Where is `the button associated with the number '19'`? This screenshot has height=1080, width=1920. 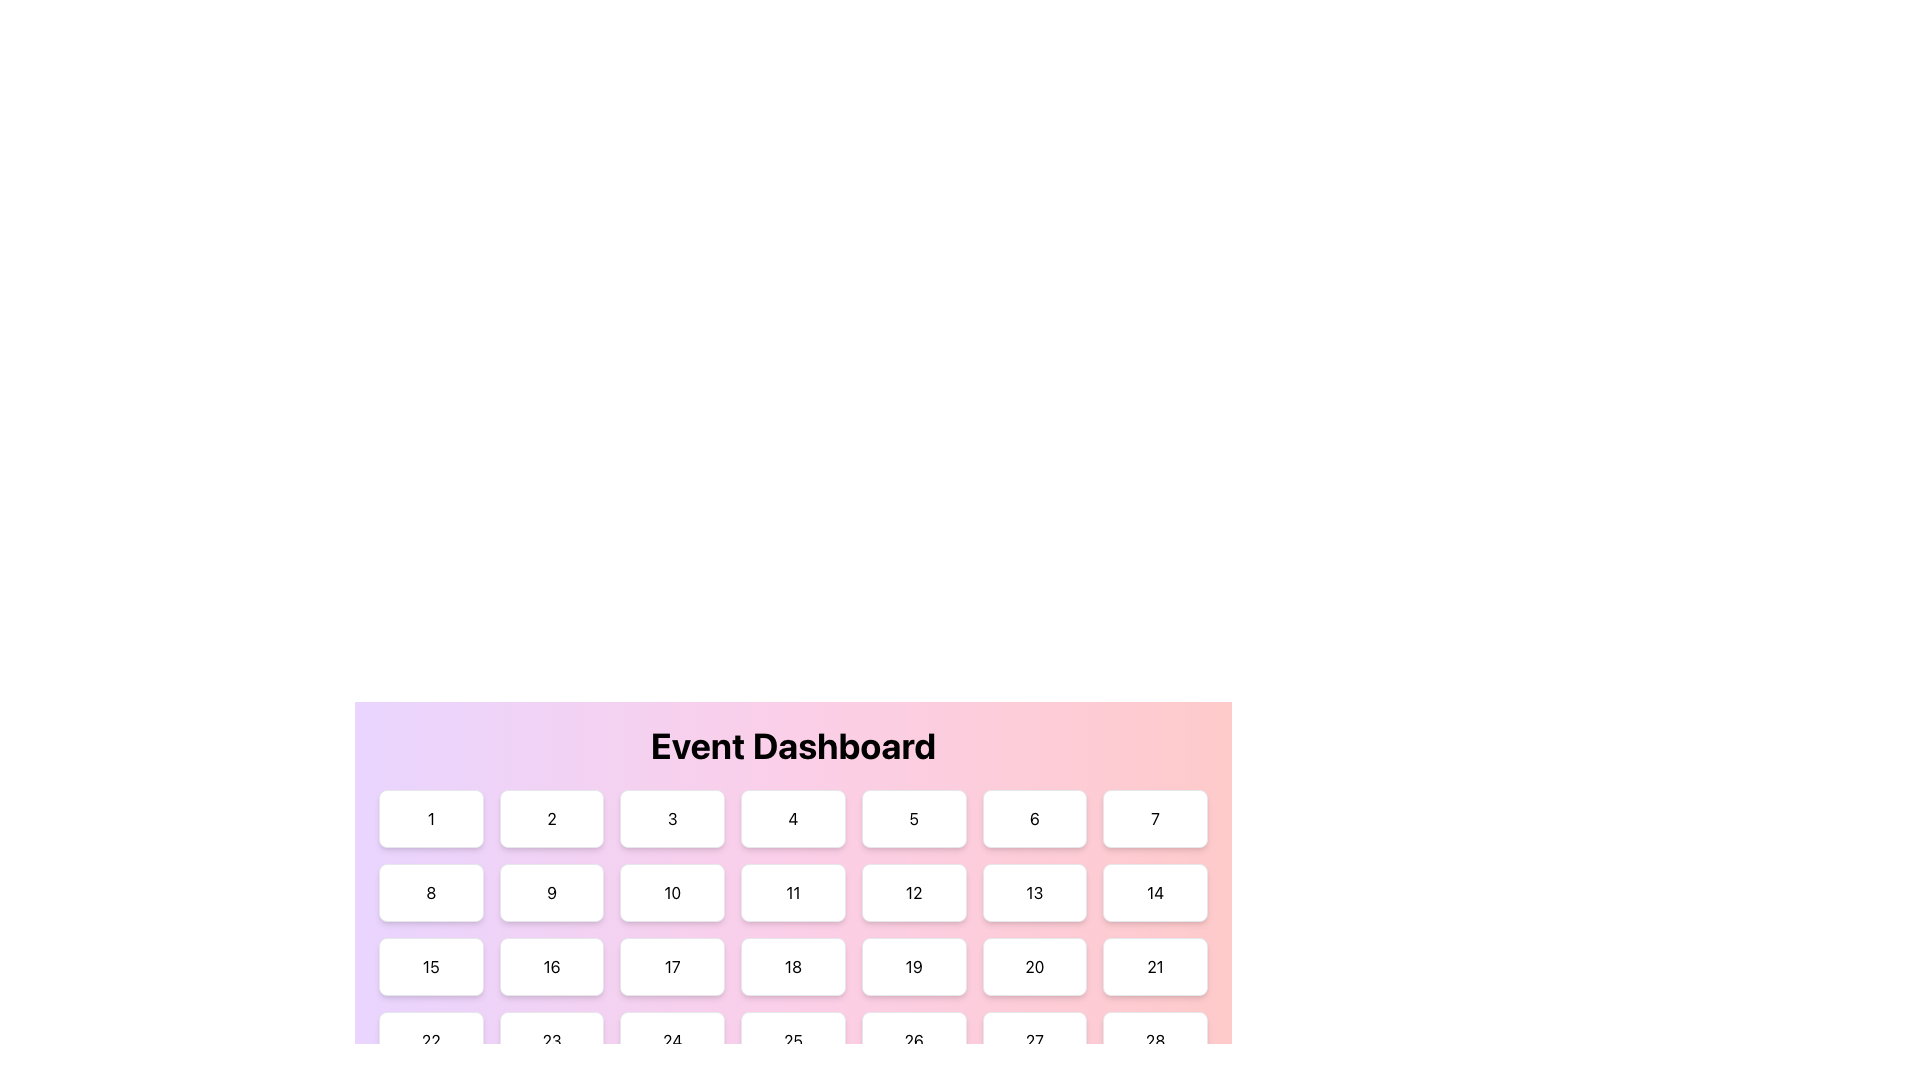 the button associated with the number '19' is located at coordinates (913, 966).